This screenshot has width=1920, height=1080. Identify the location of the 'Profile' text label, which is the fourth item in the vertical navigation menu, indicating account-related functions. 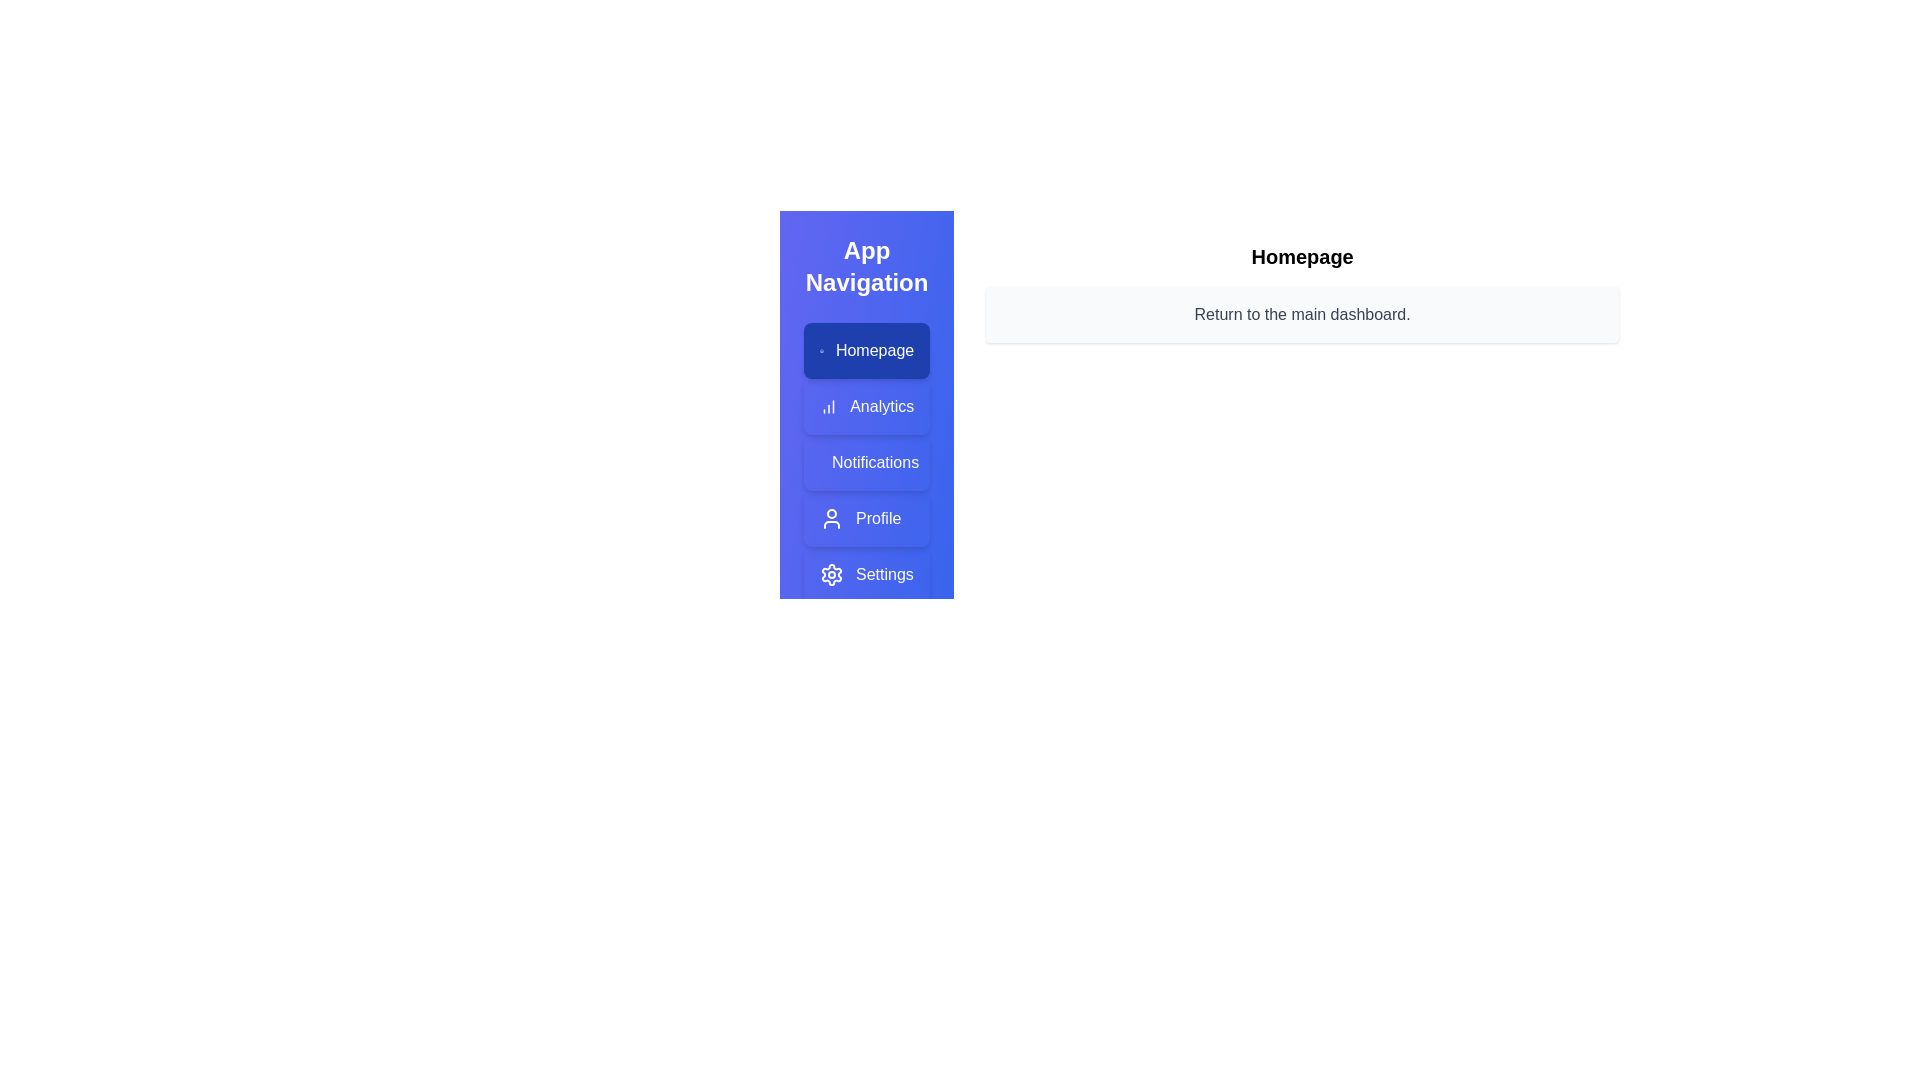
(878, 518).